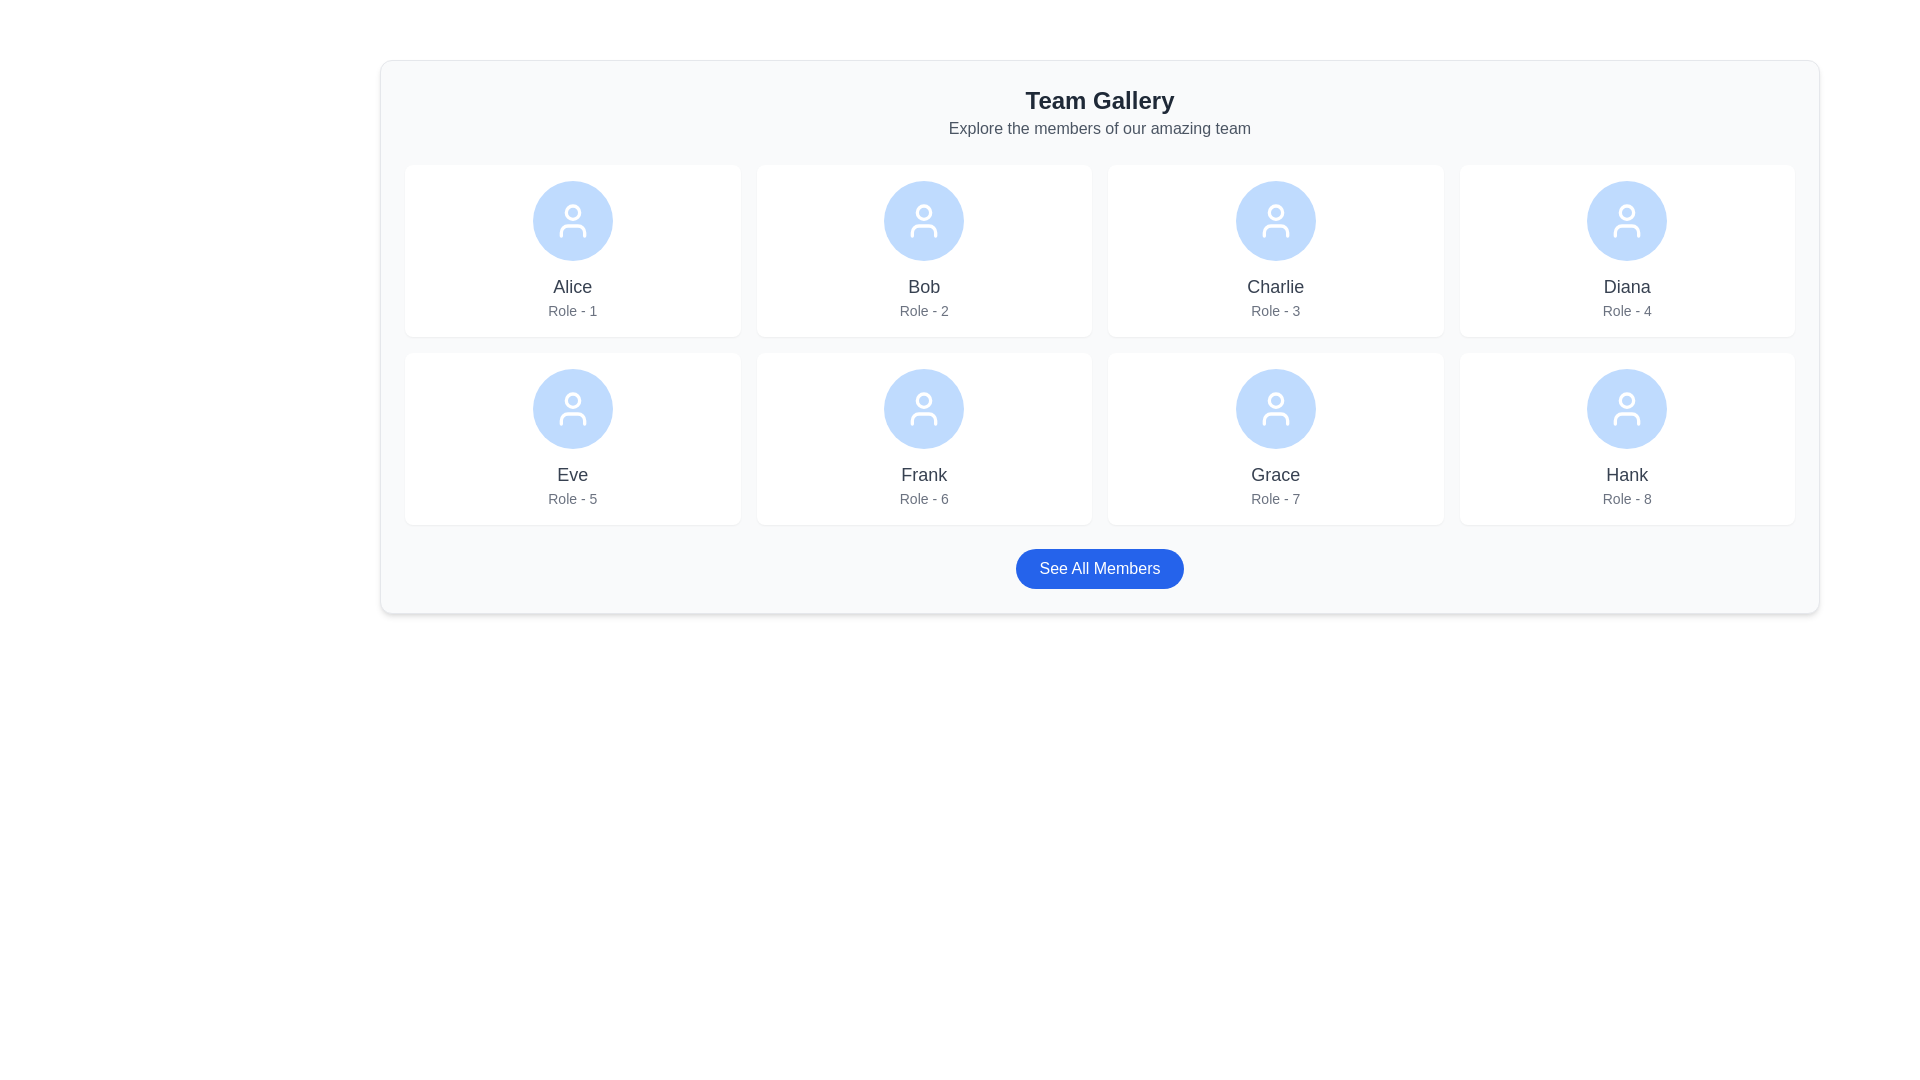  I want to click on the user profile icon located in the top-left card labeled 'Alice Role - 1' in the 'Team Gallery' section, which is situated inside the blue circular area at the top of this card, so click(571, 212).